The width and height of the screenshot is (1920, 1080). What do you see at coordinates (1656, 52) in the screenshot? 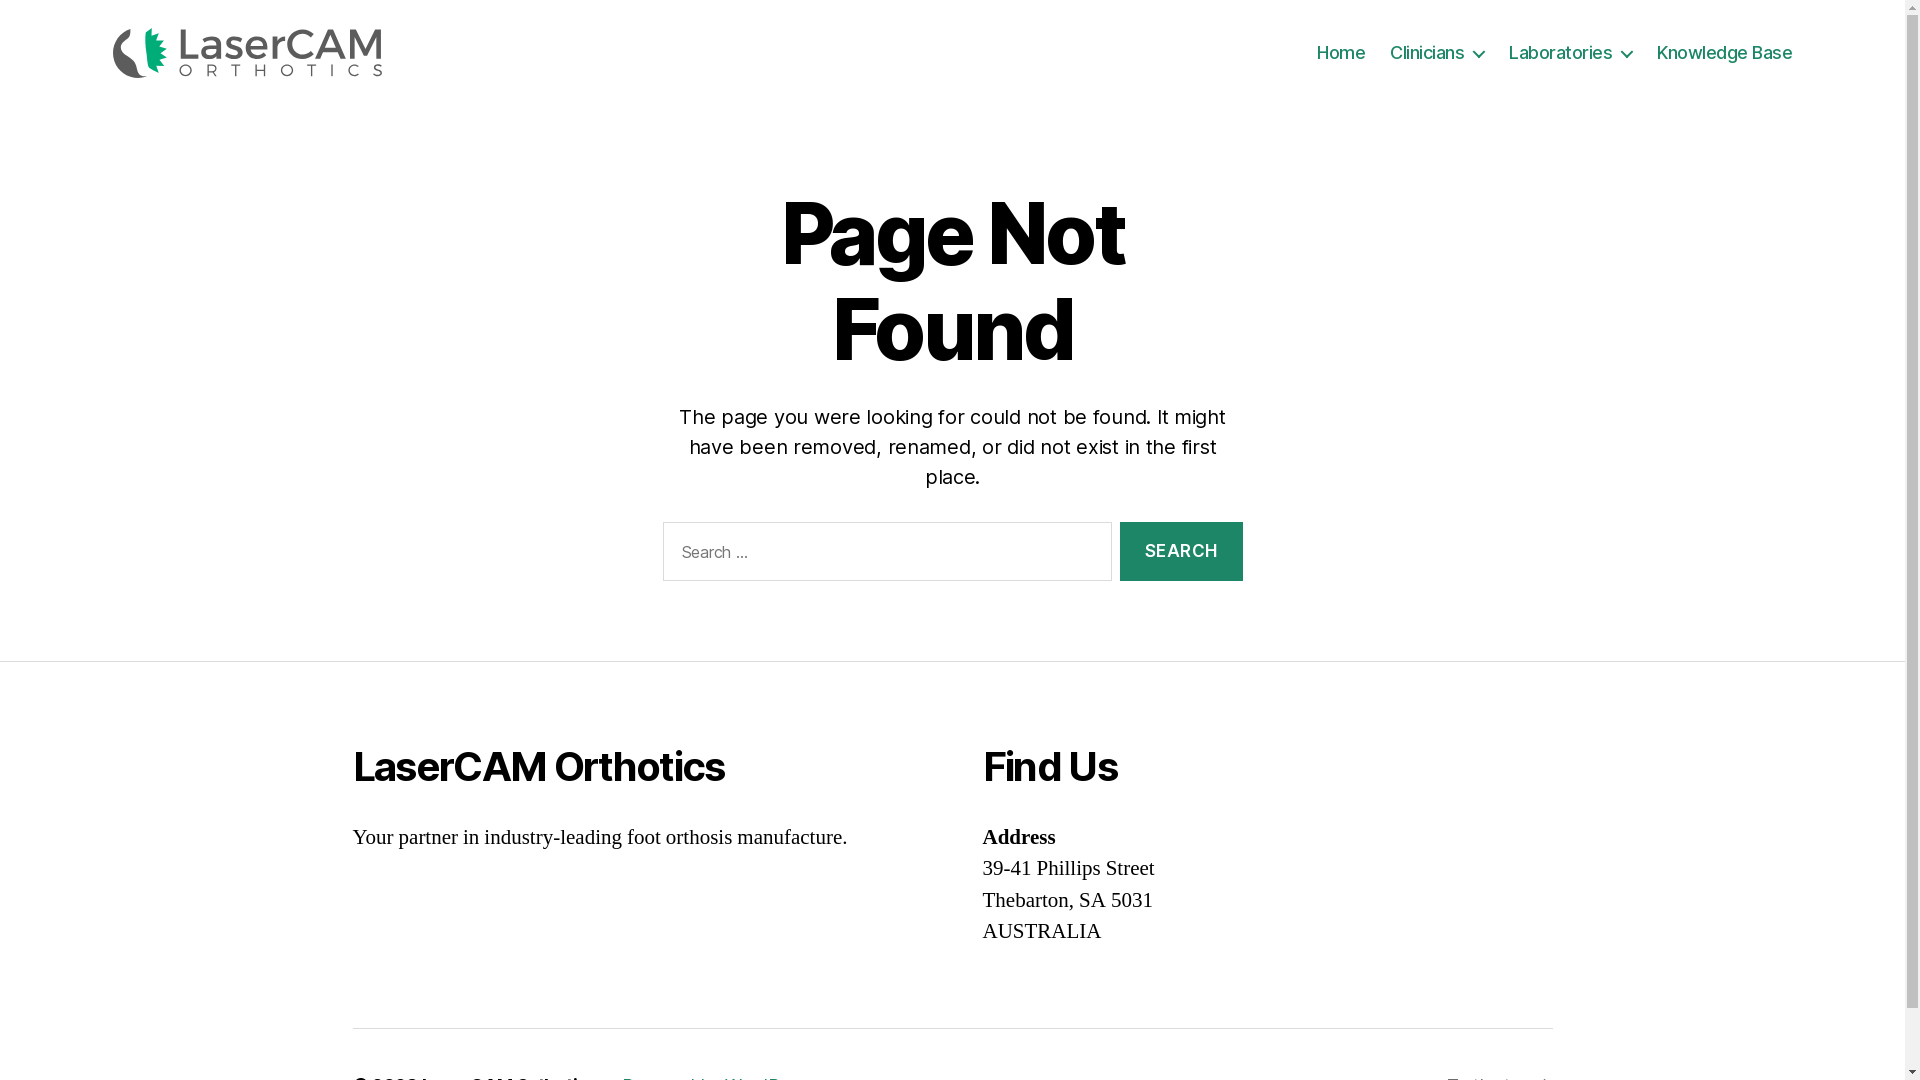
I see `'Knowledge Base'` at bounding box center [1656, 52].